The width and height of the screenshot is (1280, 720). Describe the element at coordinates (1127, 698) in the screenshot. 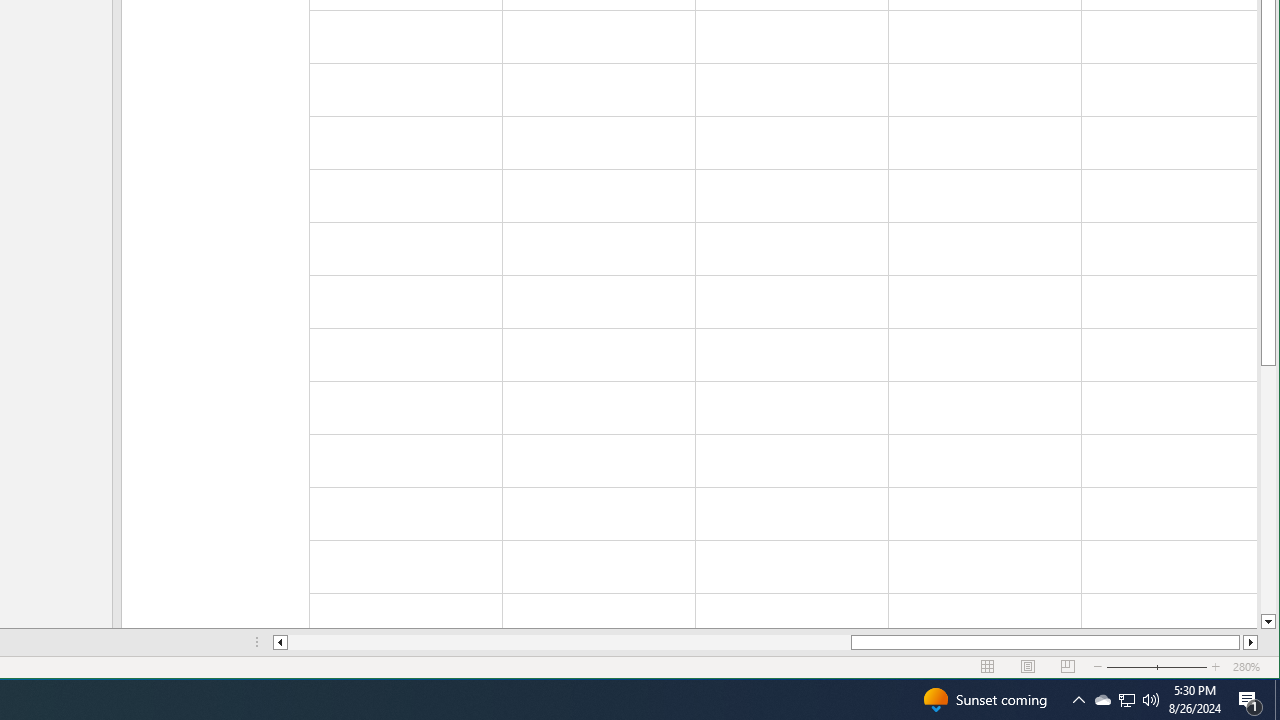

I see `'Notification Chevron'` at that location.